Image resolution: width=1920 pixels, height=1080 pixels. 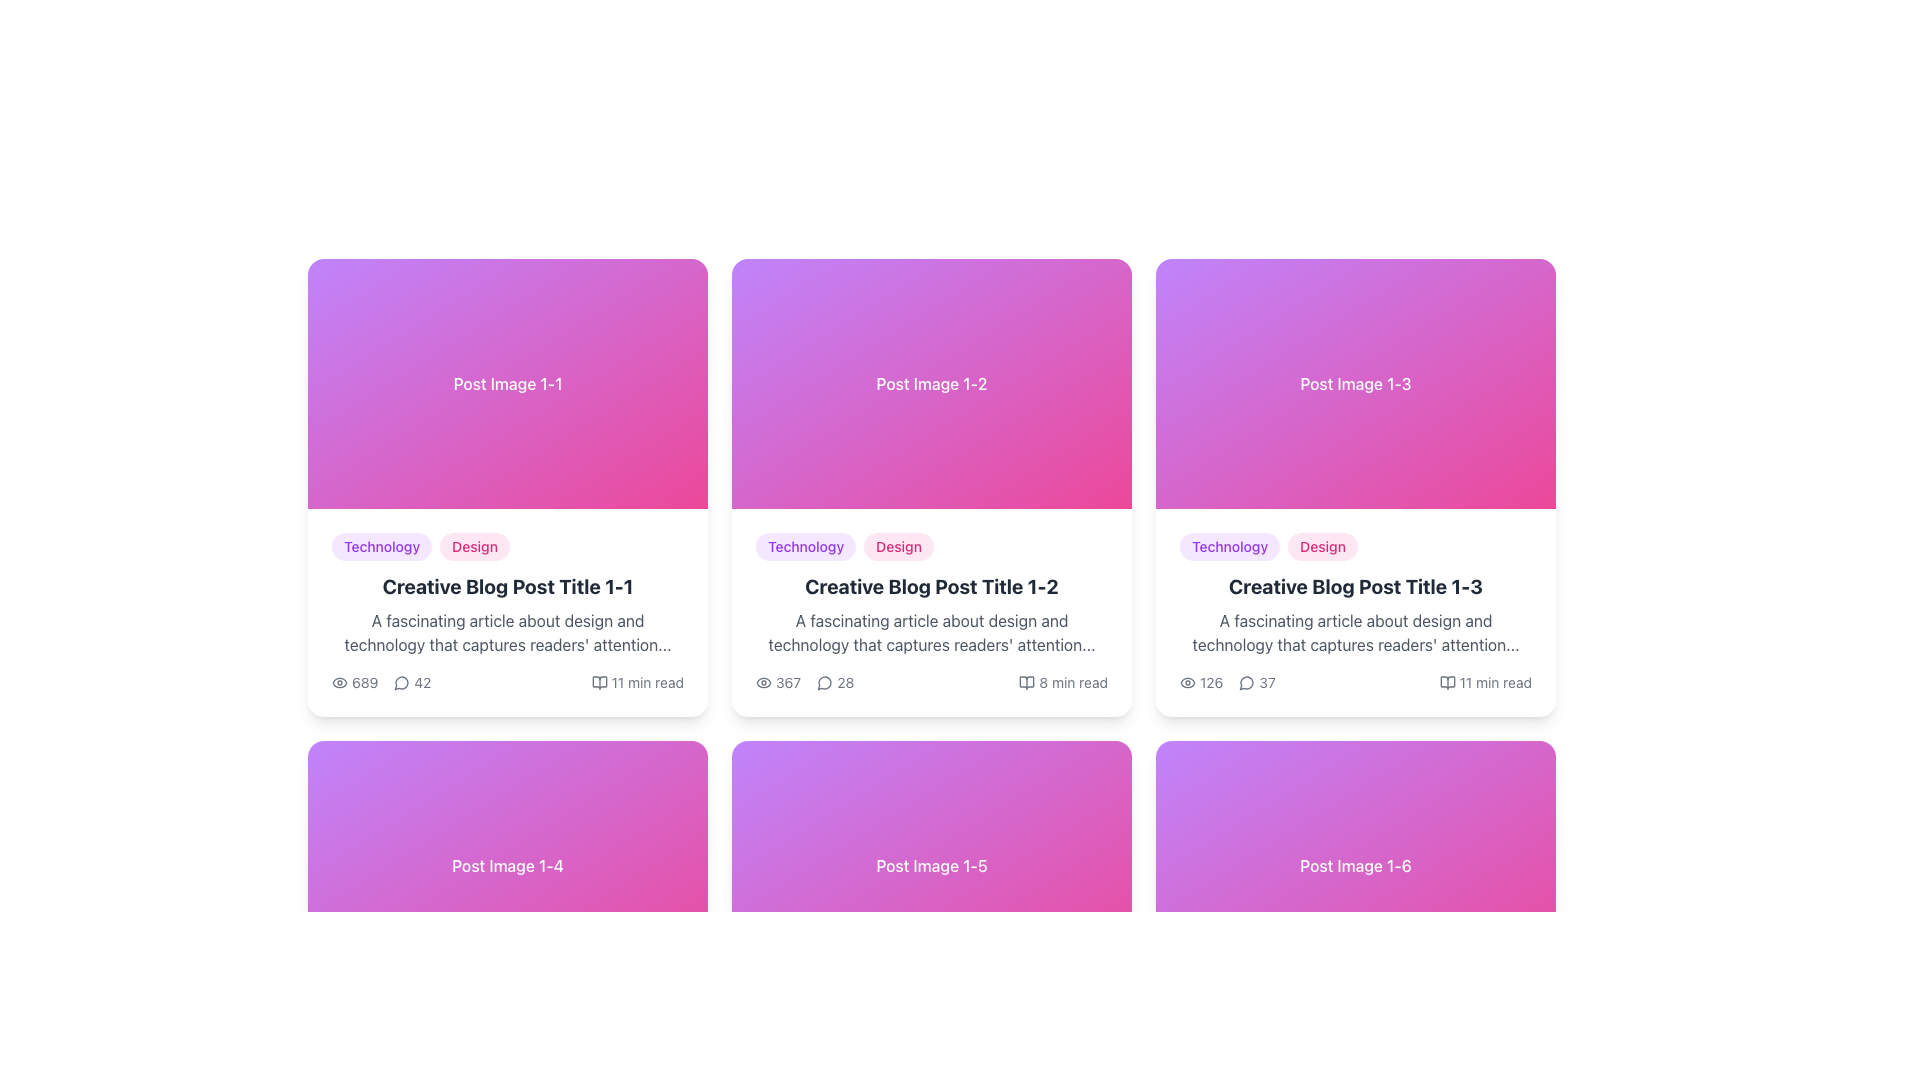 What do you see at coordinates (1356, 612) in the screenshot?
I see `the Blog post preview card section, which is the lower part of the third card in the first row of the grid layout, allowing users` at bounding box center [1356, 612].